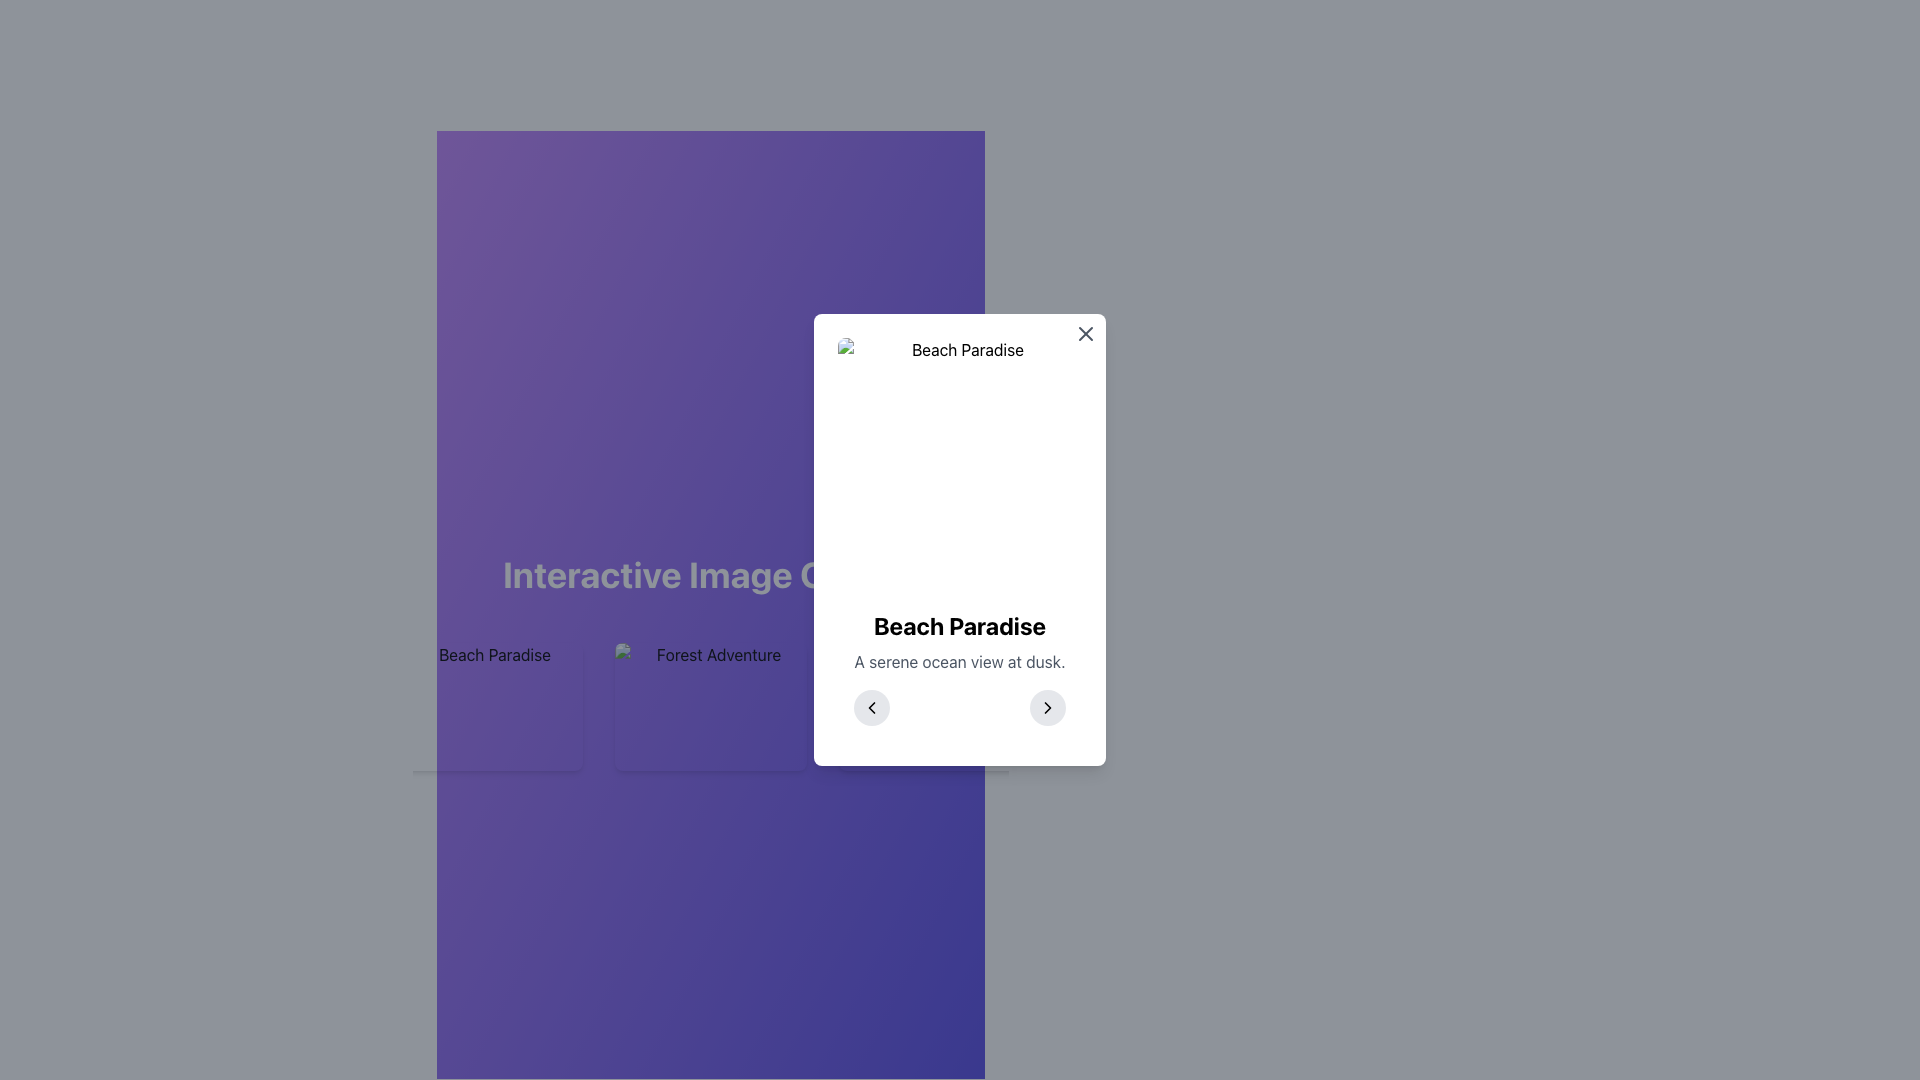  Describe the element at coordinates (1046, 707) in the screenshot. I see `the chevron icon inside the circular button at the bottom-right corner of the 'Beach Paradise' card` at that location.